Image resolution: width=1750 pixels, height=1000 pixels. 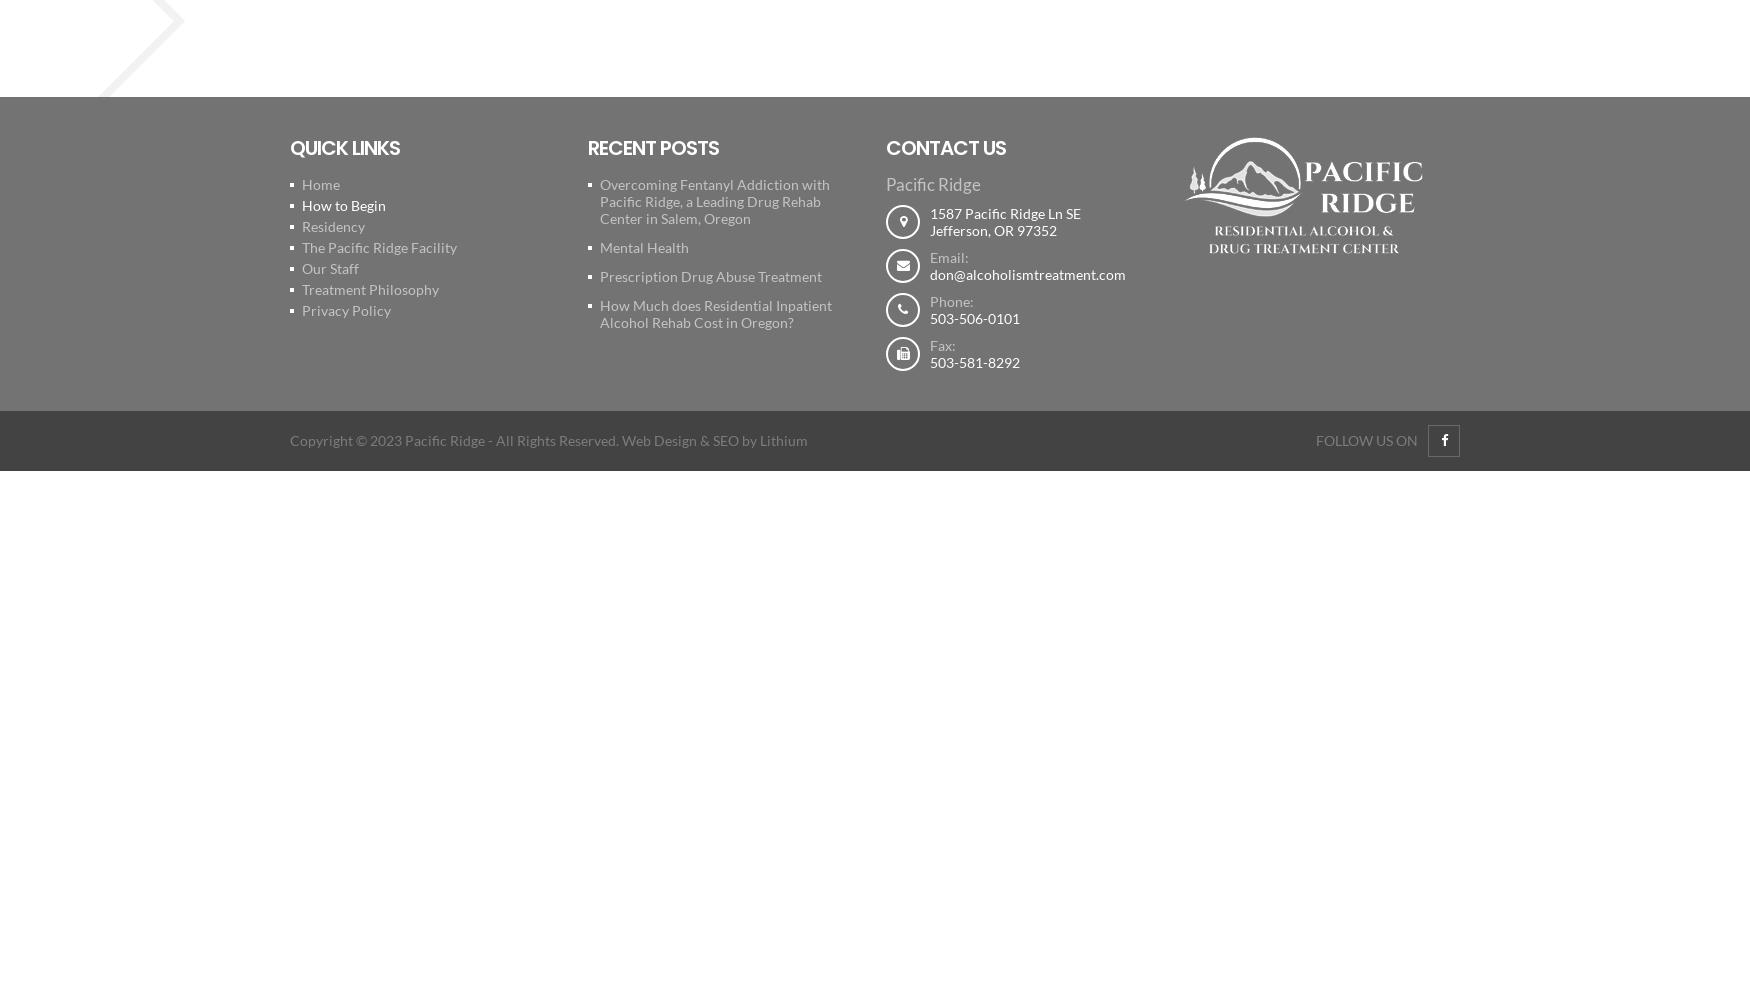 I want to click on '1587 Pacific Ridge Ln SE', so click(x=1004, y=212).